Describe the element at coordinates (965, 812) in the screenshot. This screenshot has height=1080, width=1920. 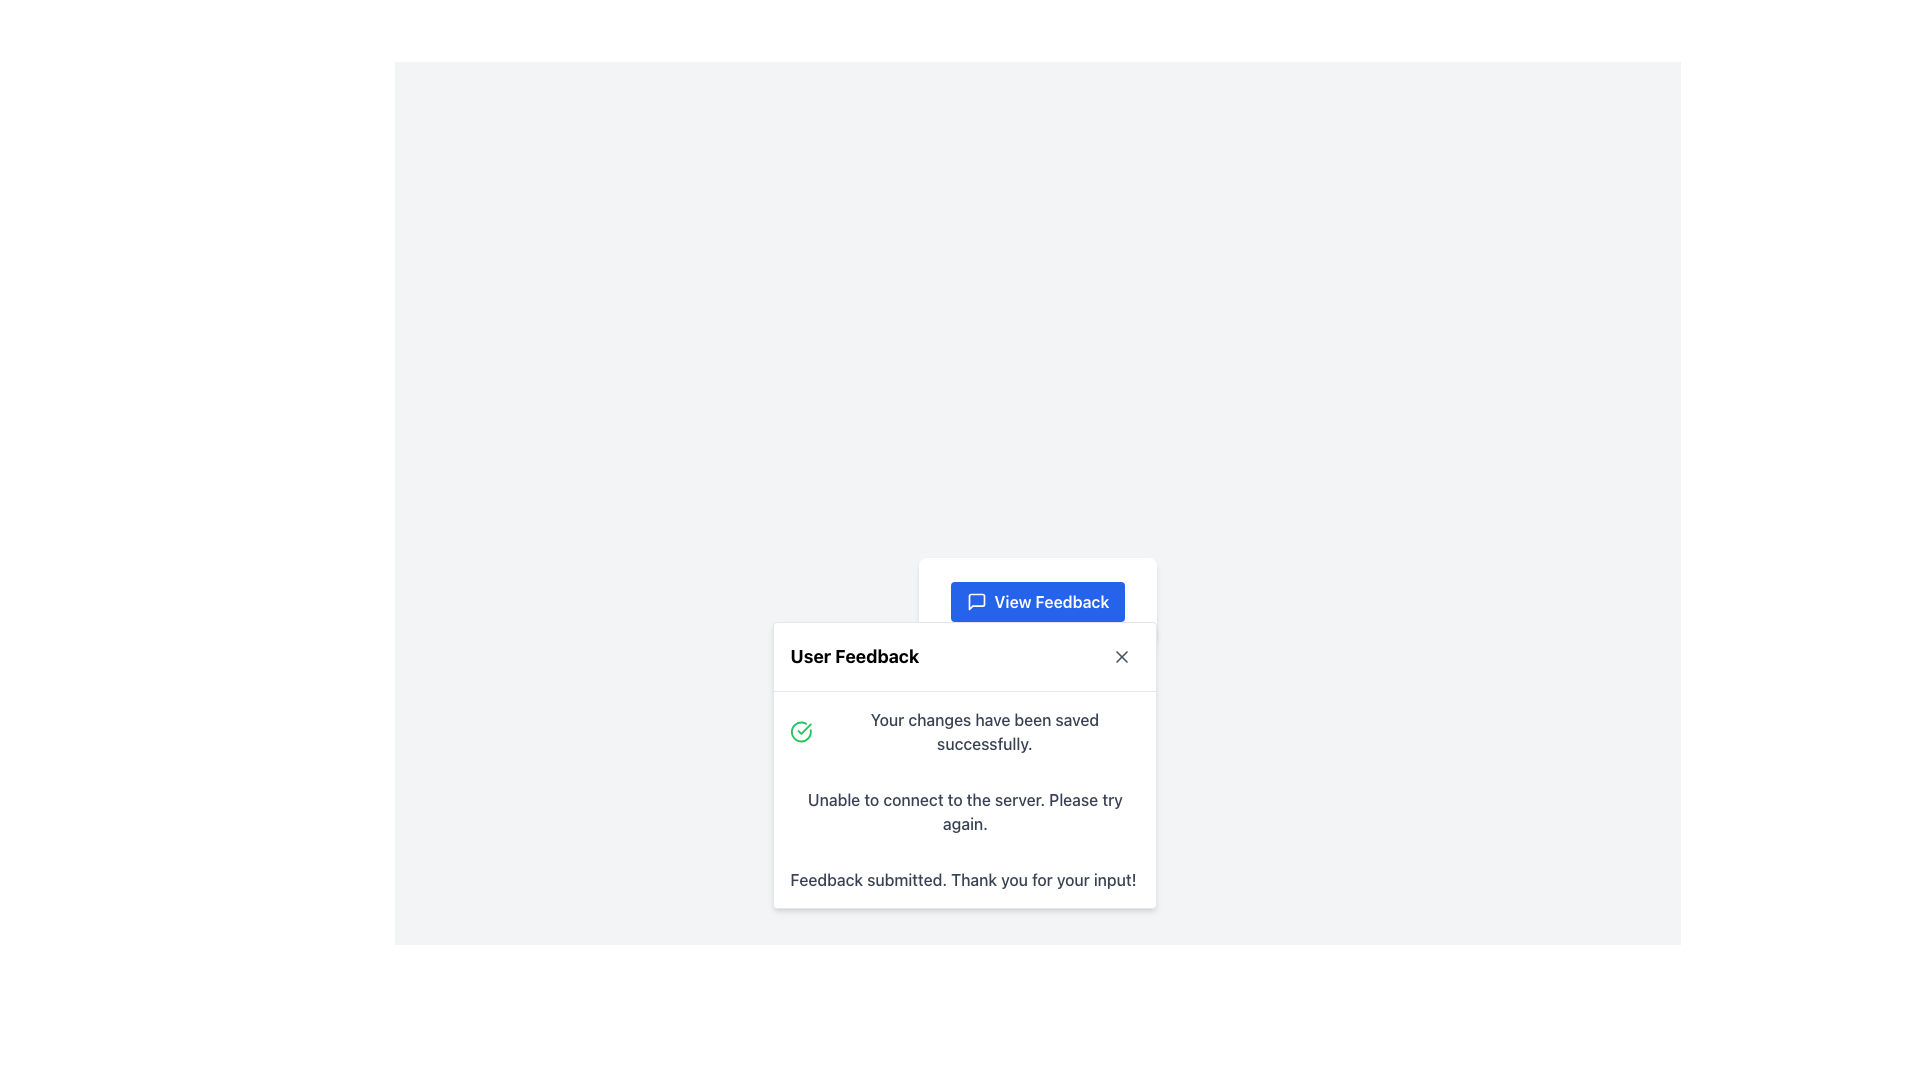
I see `the error message text label that notifies users of a server connection failure, which is located at the center of the modal dialog box` at that location.